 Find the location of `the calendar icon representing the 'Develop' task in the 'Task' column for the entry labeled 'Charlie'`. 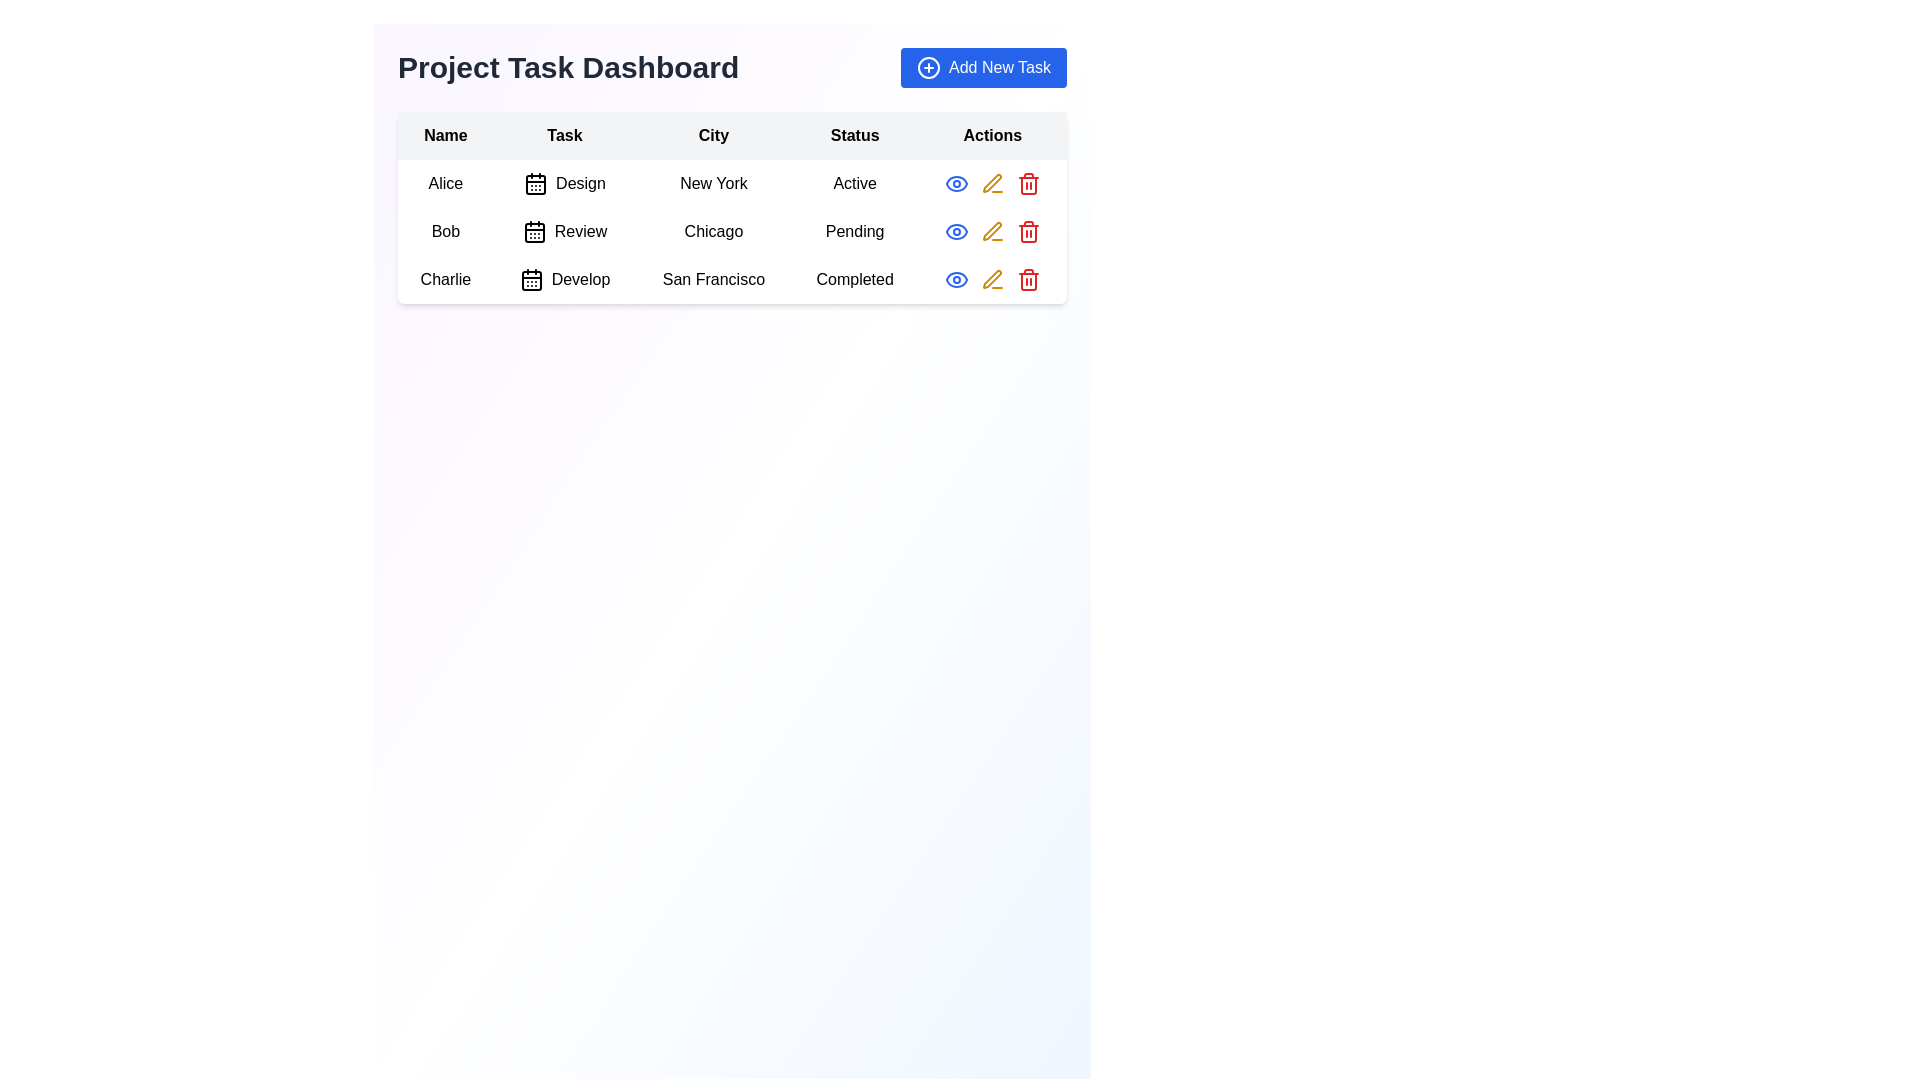

the calendar icon representing the 'Develop' task in the 'Task' column for the entry labeled 'Charlie' is located at coordinates (531, 280).